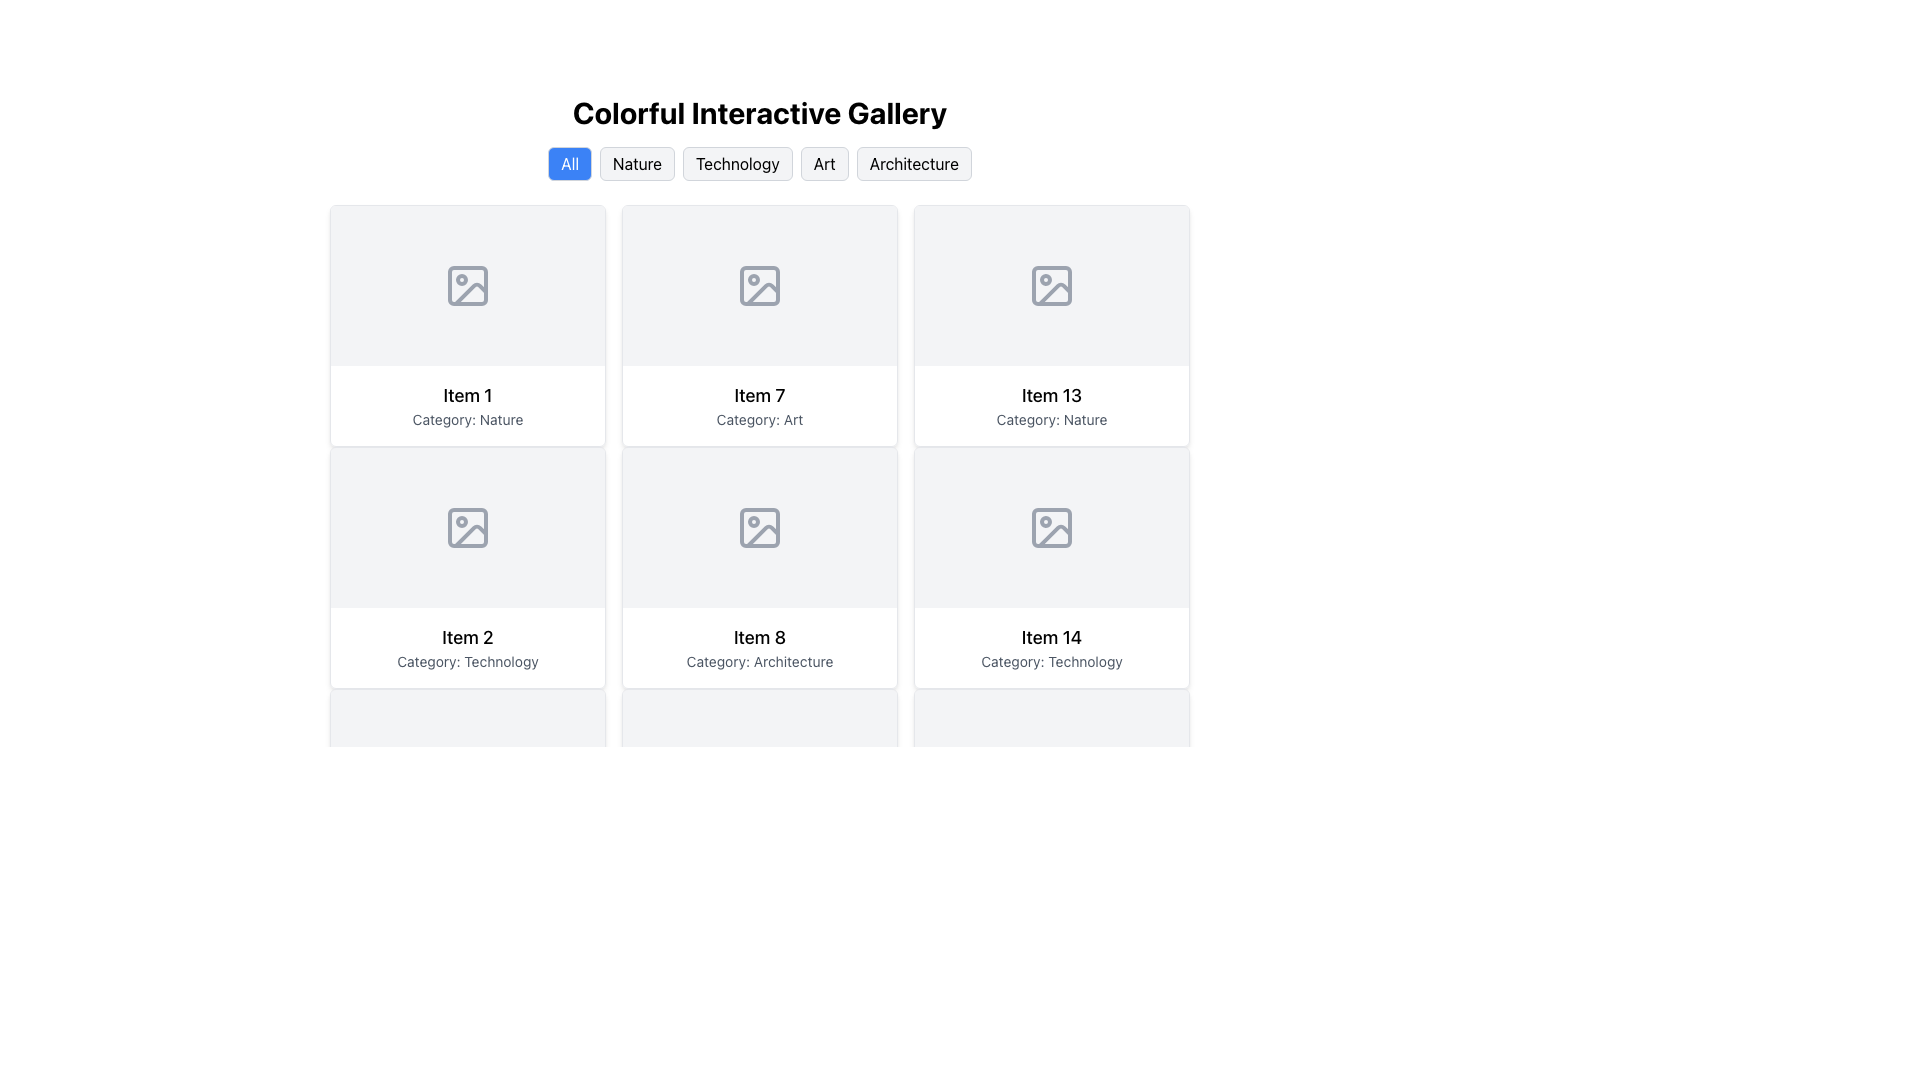 This screenshot has width=1920, height=1080. What do you see at coordinates (758, 527) in the screenshot?
I see `the image placeholder located in the upper section of the 'Item 8' card in the middle row of the gallery` at bounding box center [758, 527].